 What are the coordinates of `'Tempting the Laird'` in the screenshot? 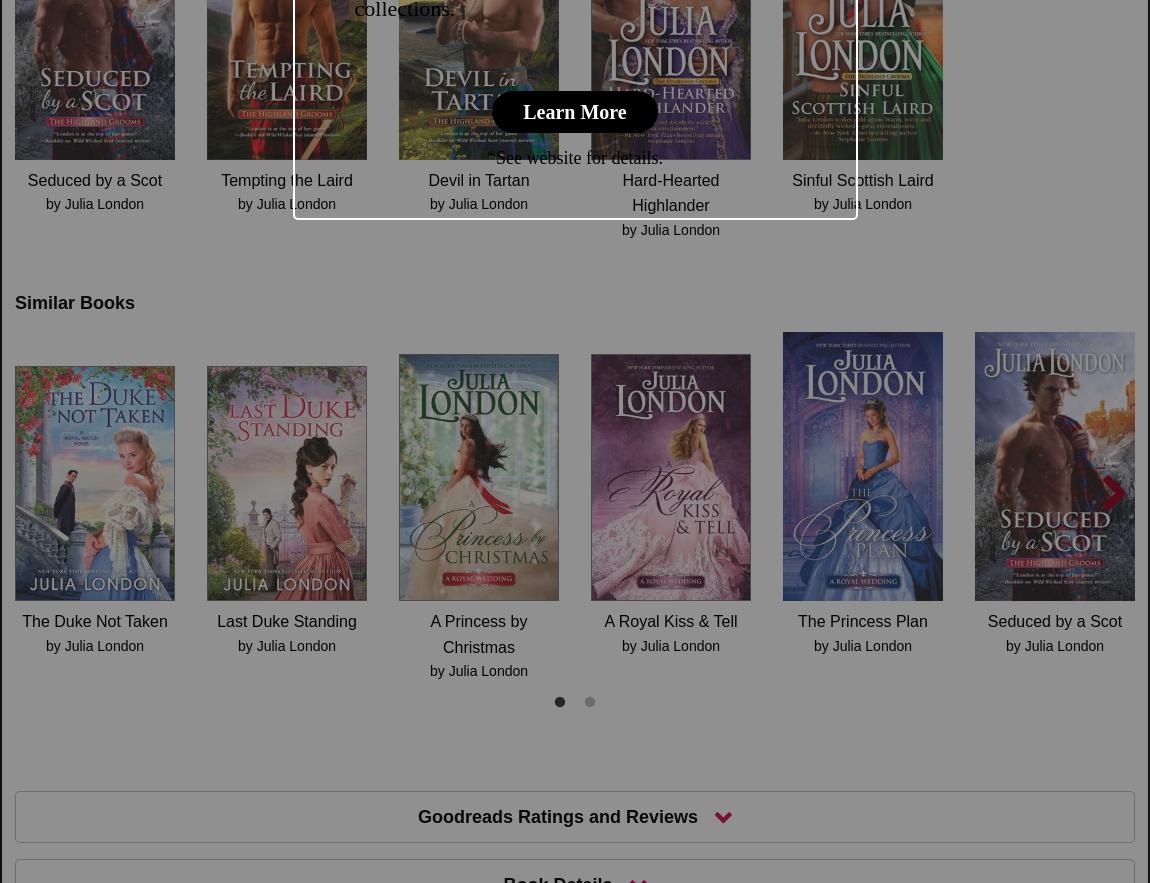 It's located at (285, 178).